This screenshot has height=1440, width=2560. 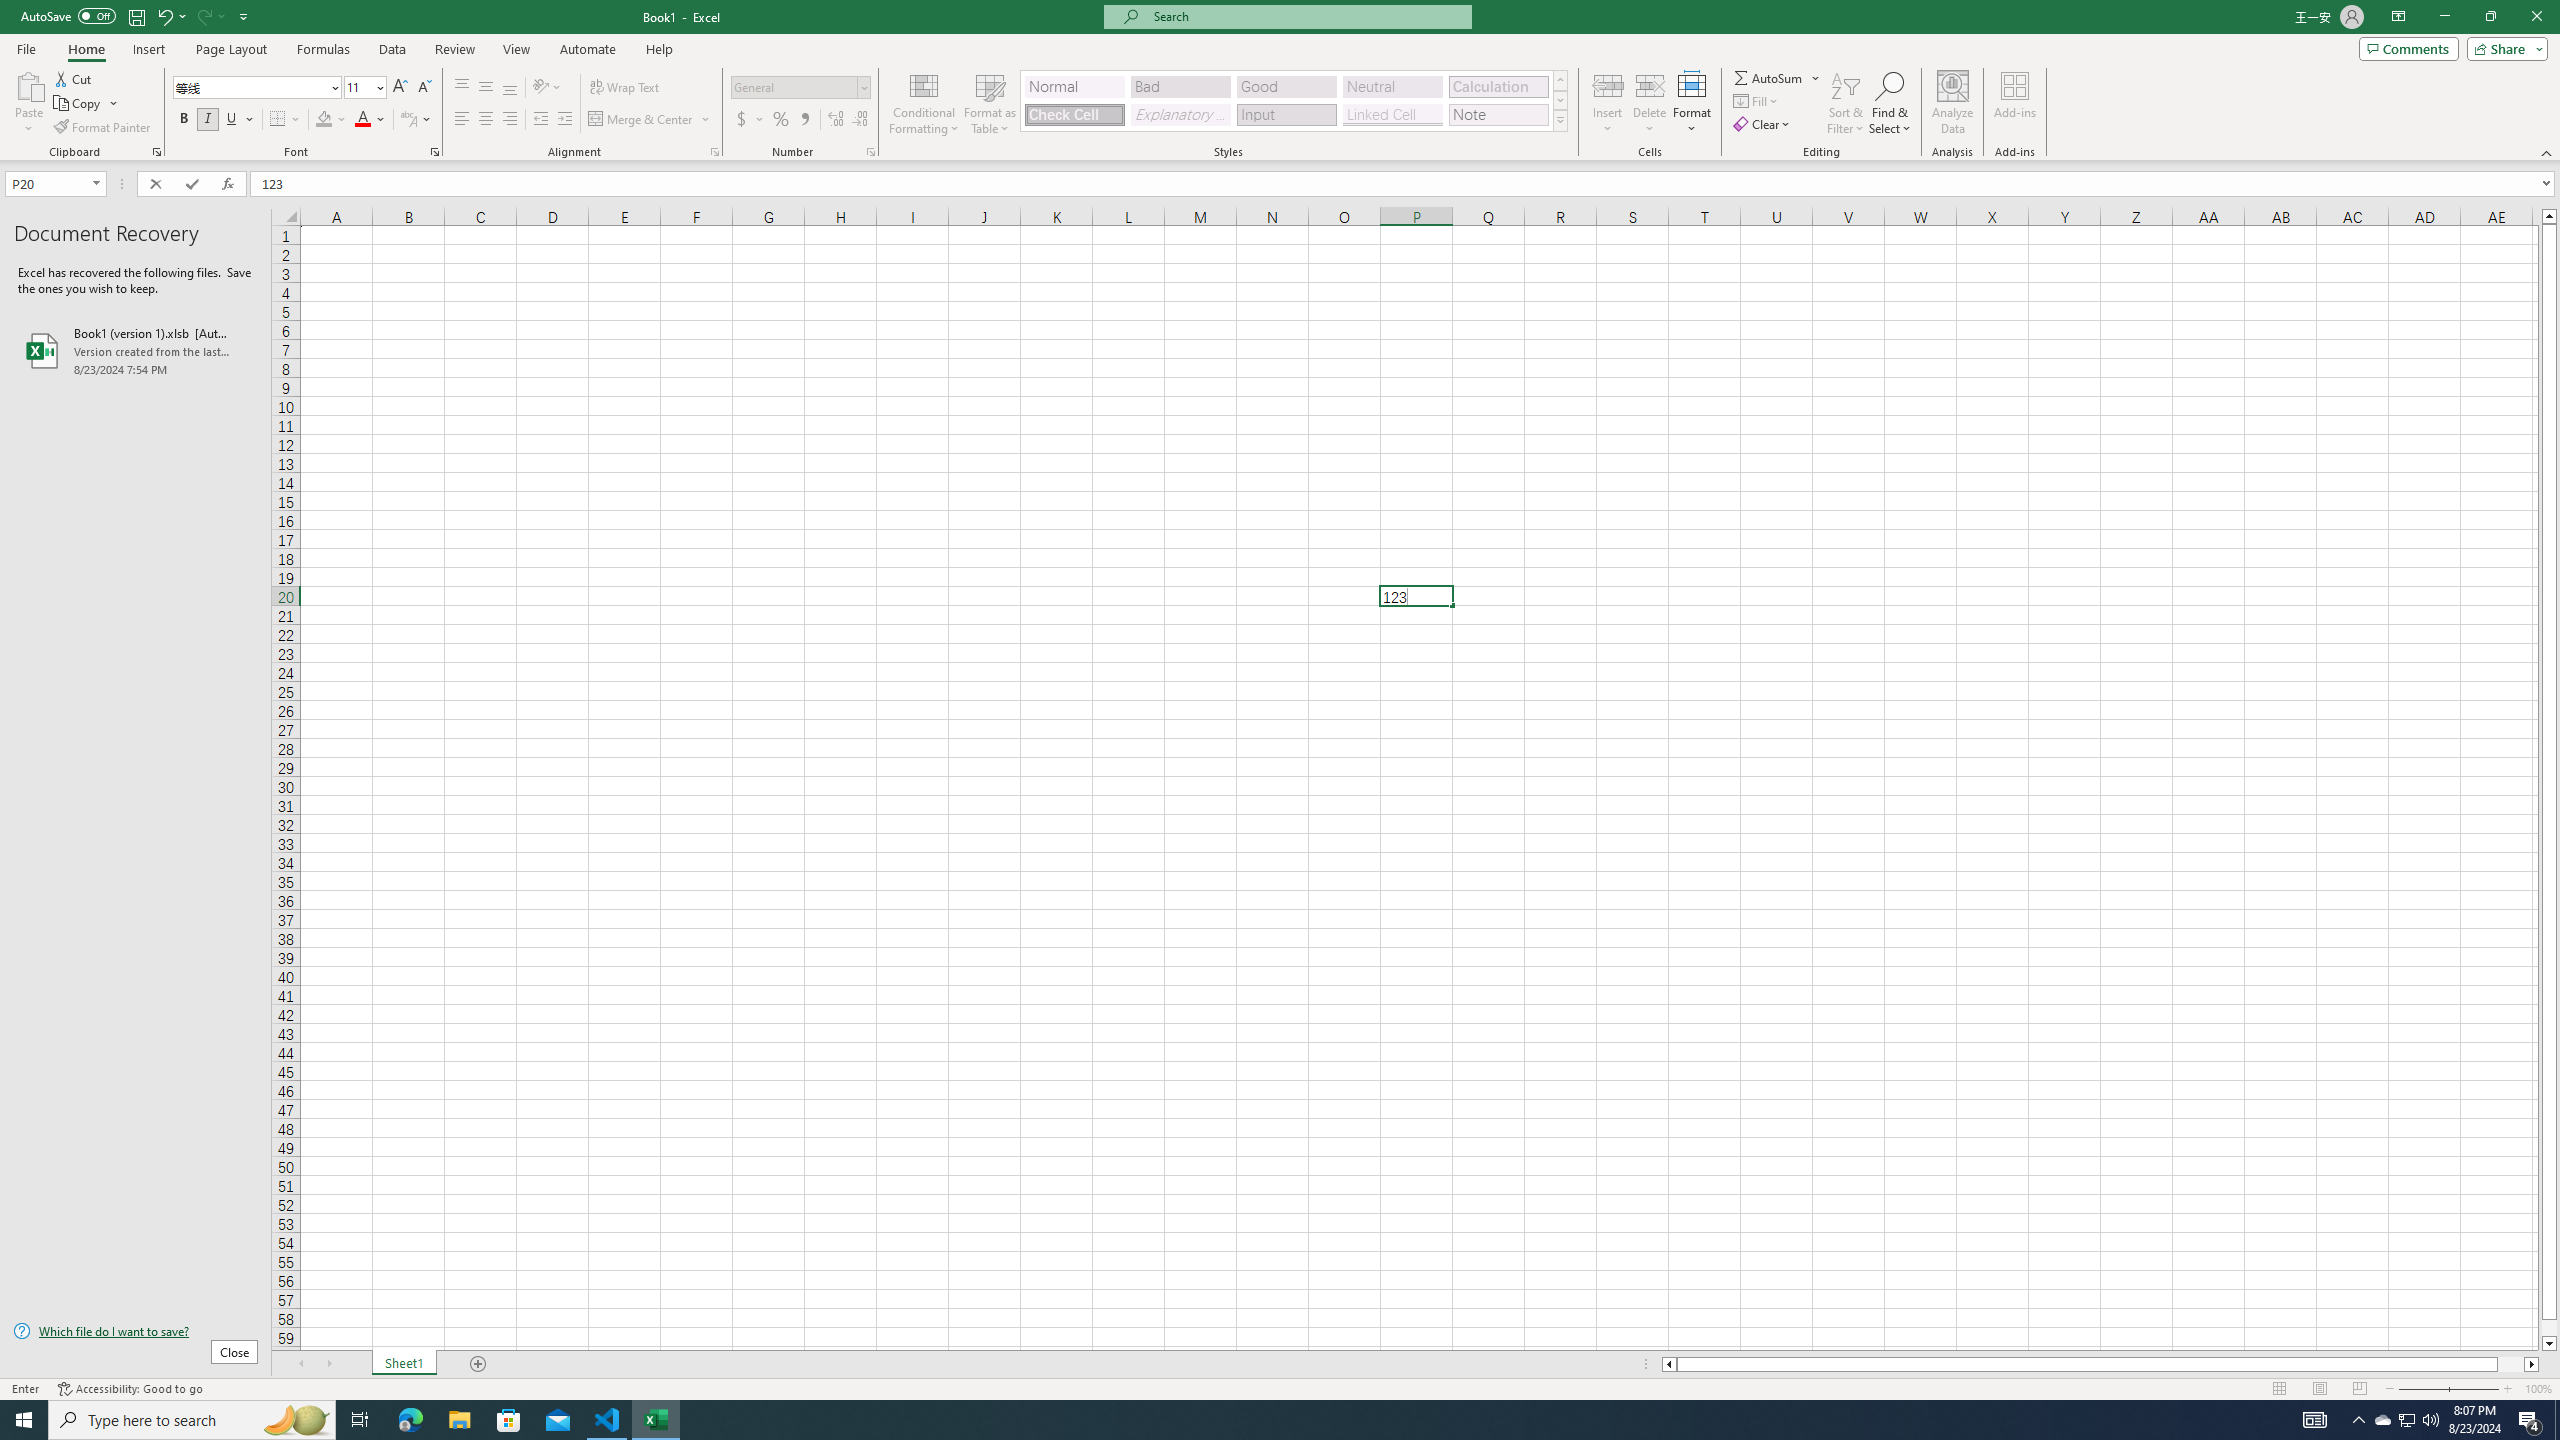 I want to click on 'Merge & Center', so click(x=641, y=118).